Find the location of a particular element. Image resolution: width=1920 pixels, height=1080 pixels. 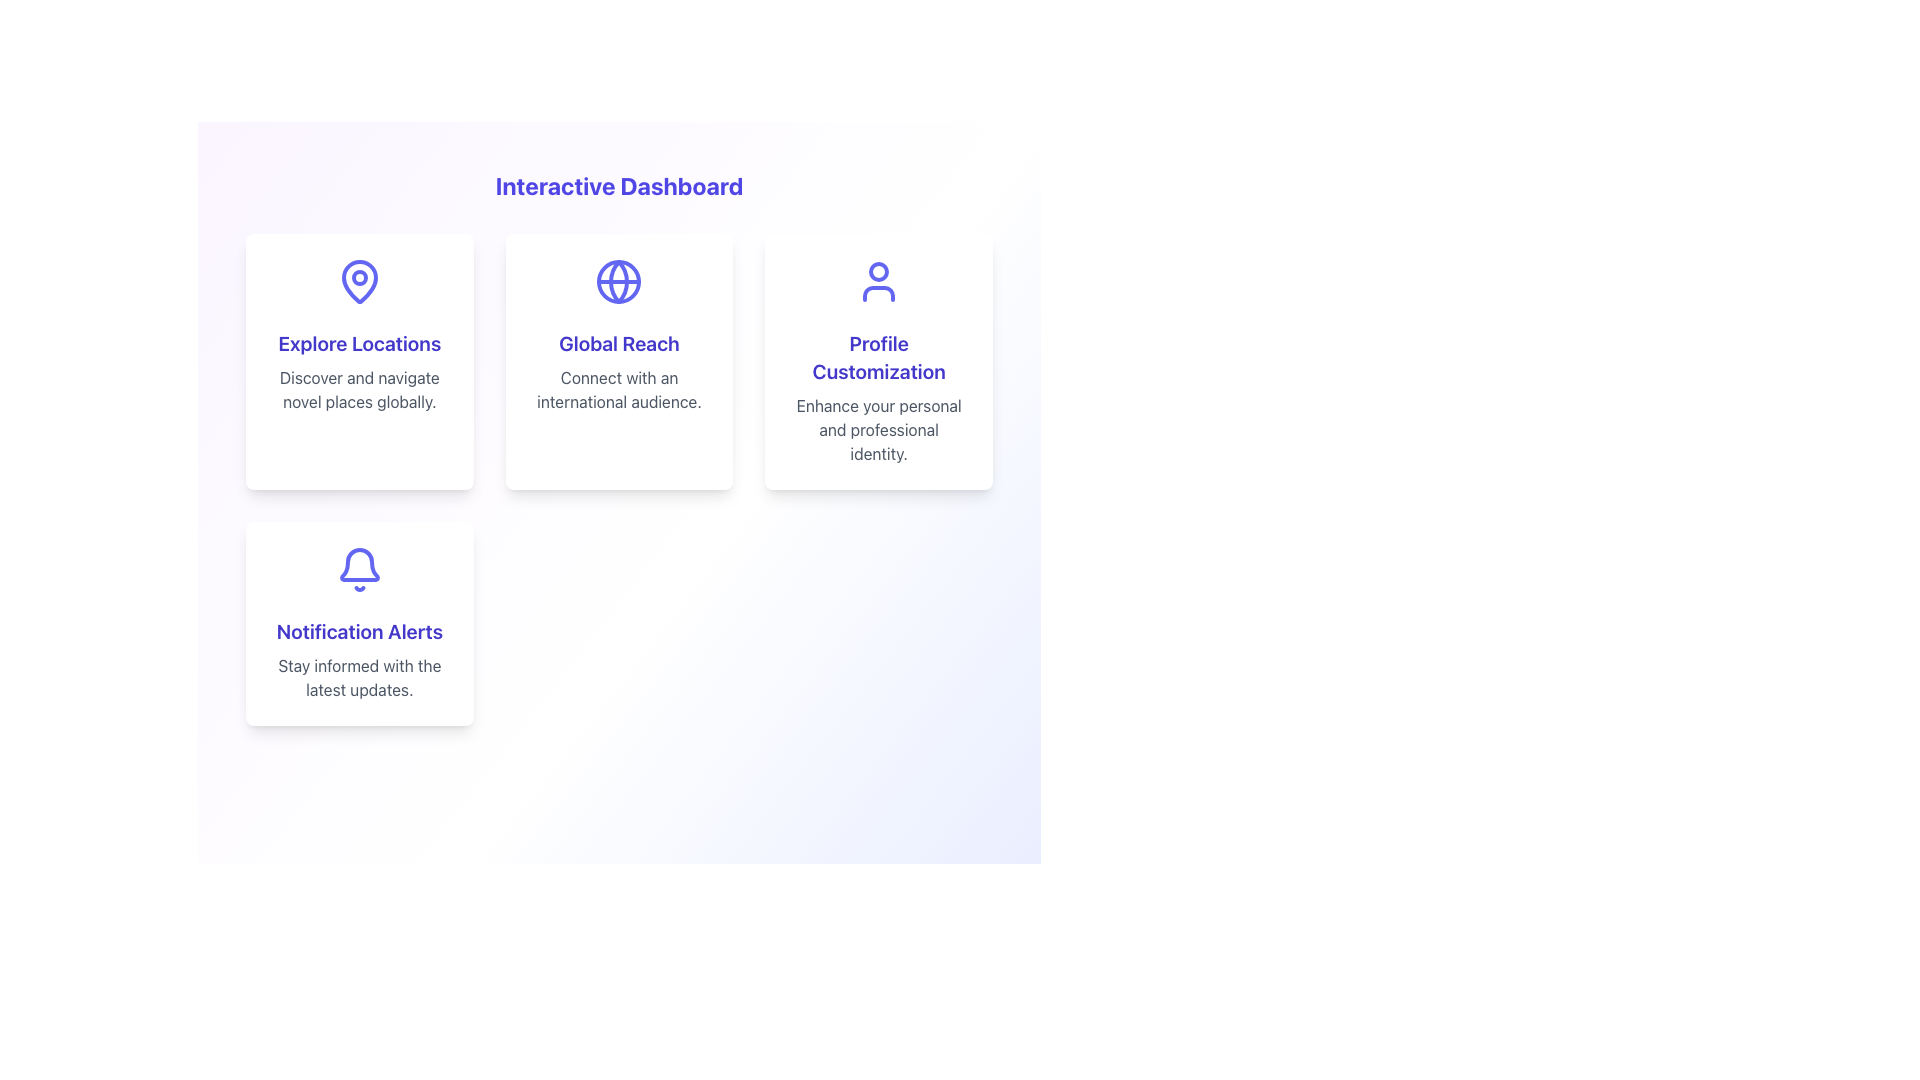

the blue bell-shaped notification icon located at the center of the 'Notification Alerts' card is located at coordinates (359, 564).